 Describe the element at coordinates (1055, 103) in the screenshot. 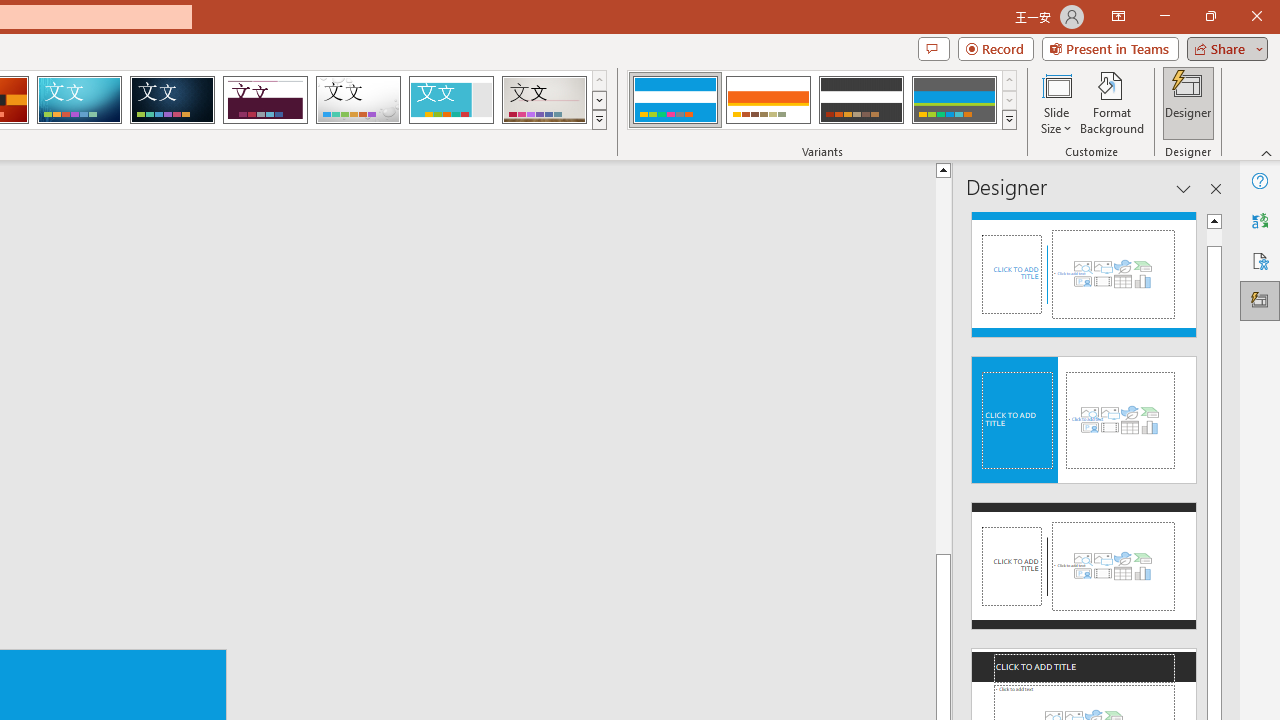

I see `'Slide Size'` at that location.